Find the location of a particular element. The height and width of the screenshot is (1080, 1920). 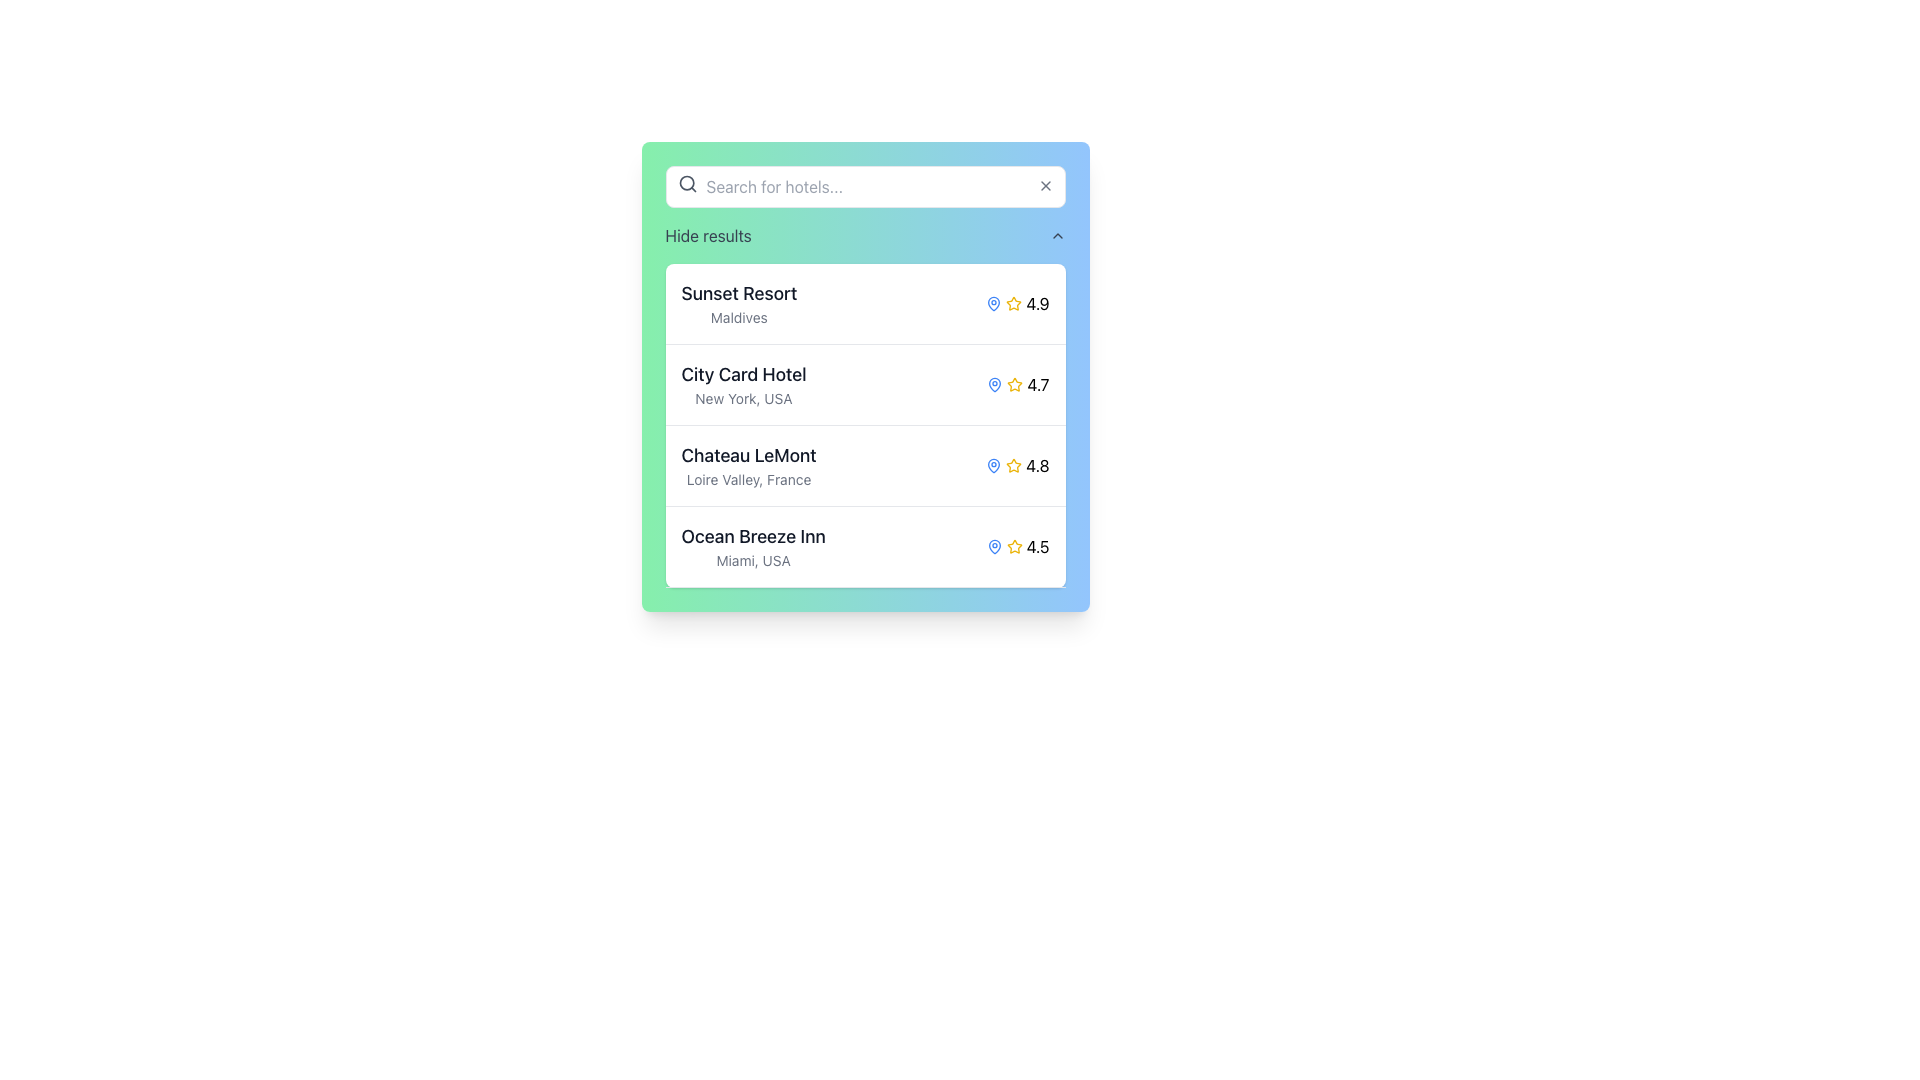

the text label 'City Card Hotel' which identifies a hotel in the selection interface, located in the second slot of the list is located at coordinates (743, 374).